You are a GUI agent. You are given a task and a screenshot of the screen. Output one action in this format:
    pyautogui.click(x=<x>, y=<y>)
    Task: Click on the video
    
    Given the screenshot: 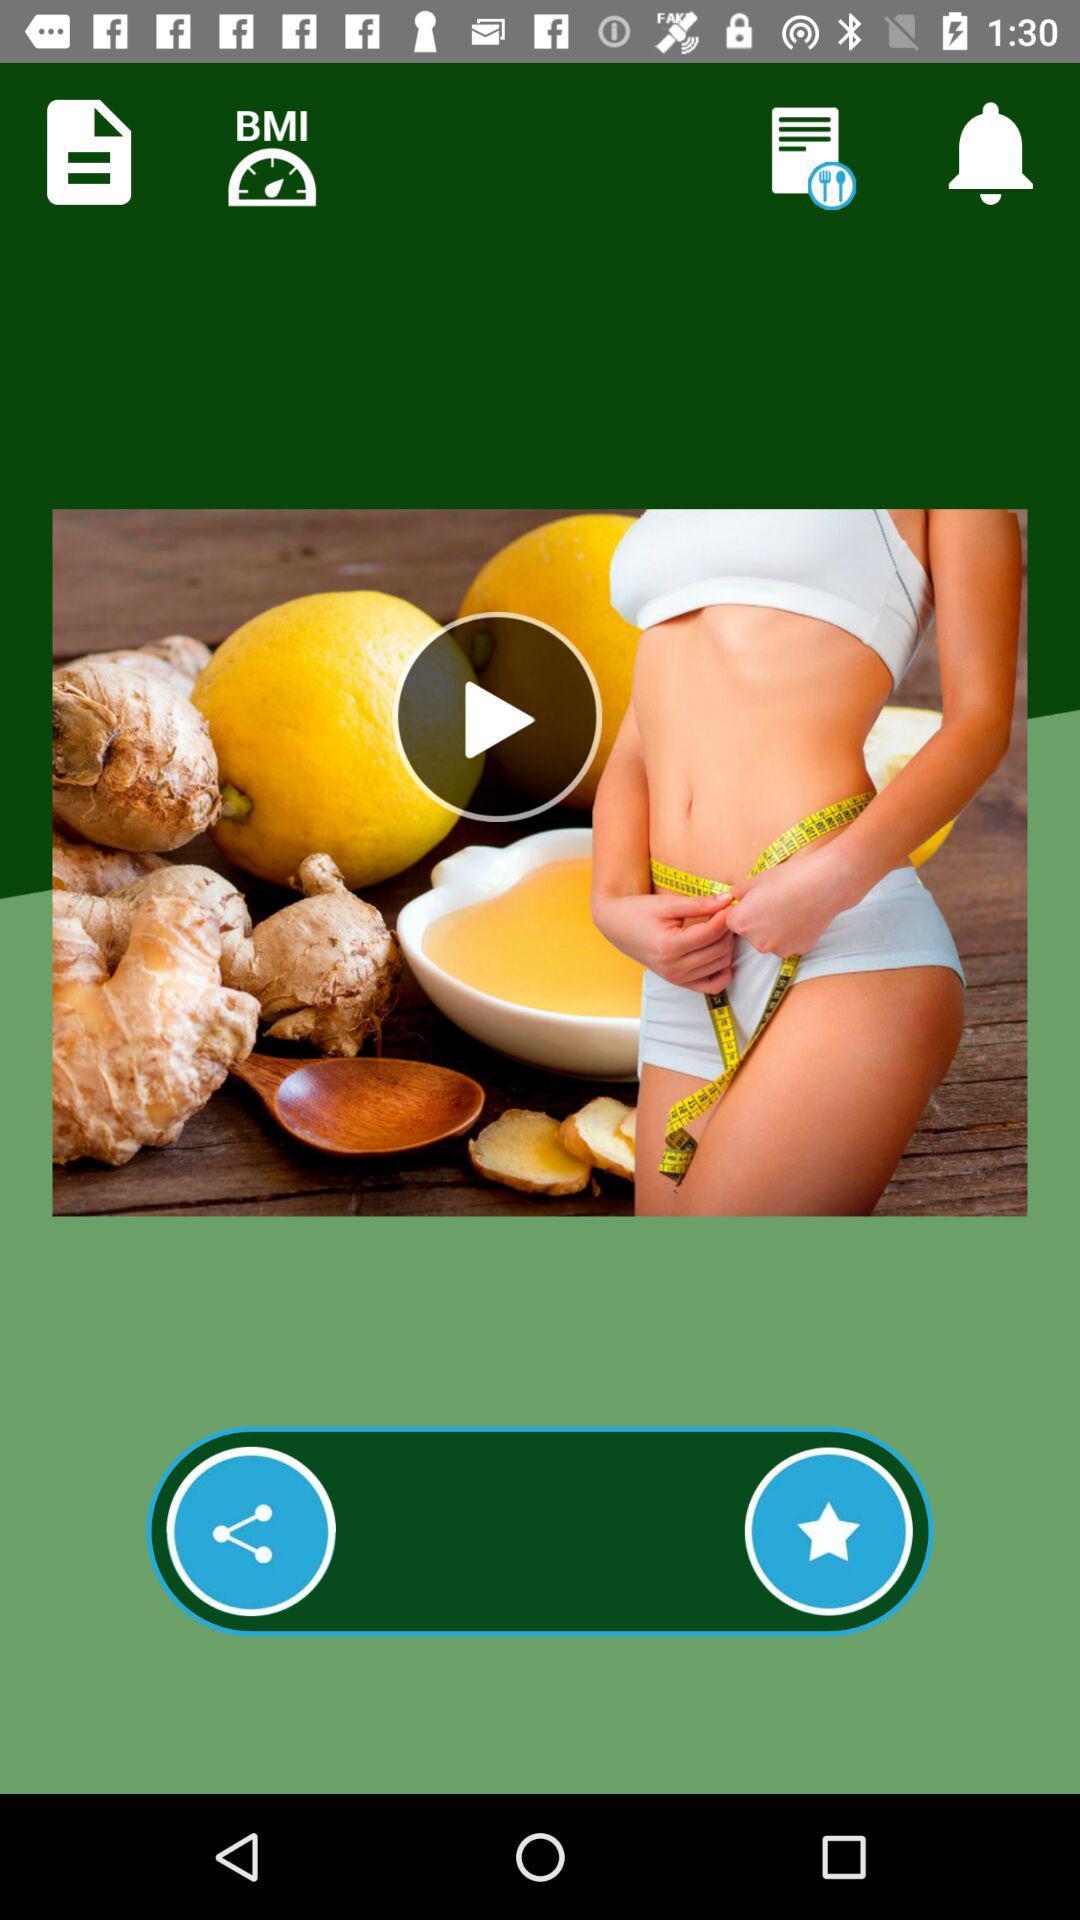 What is the action you would take?
    pyautogui.click(x=496, y=716)
    